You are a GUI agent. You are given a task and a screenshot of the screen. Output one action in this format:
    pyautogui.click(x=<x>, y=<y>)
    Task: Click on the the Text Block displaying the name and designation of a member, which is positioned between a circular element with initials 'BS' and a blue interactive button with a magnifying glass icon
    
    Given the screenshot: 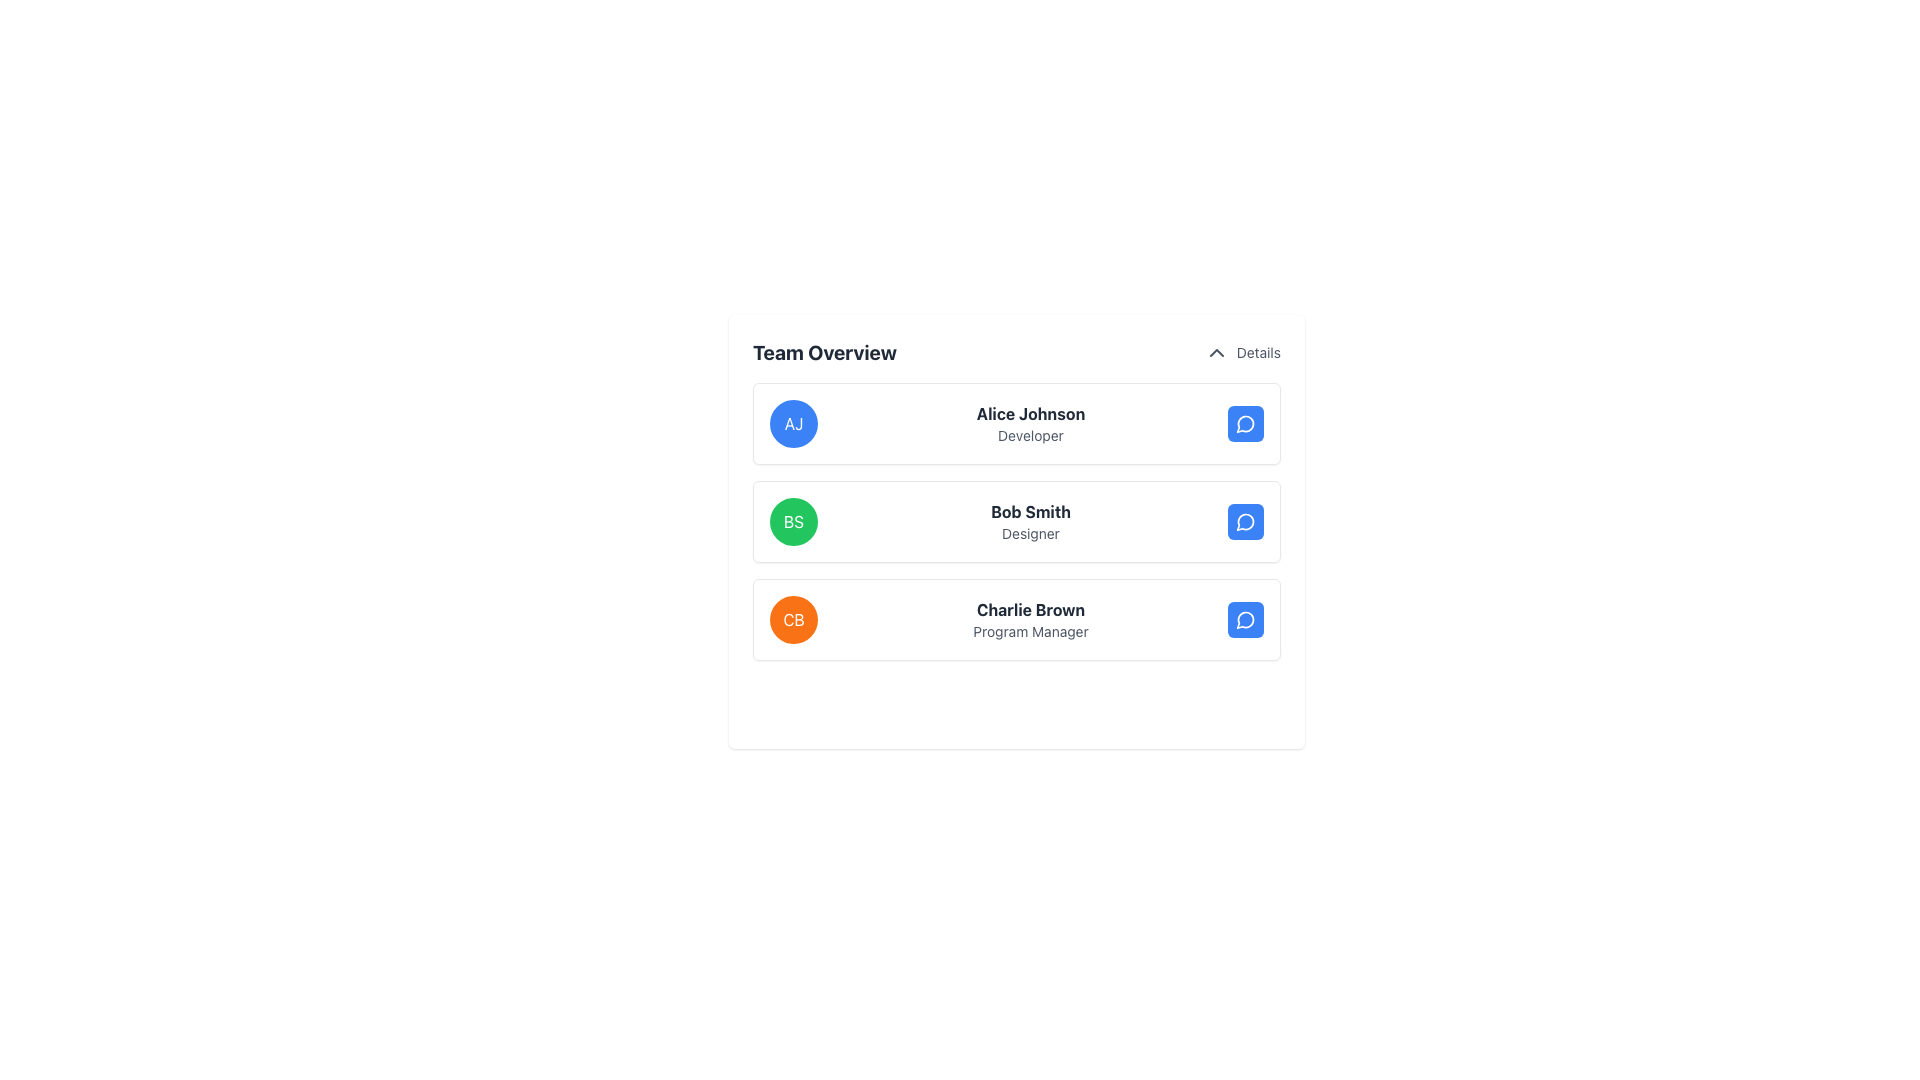 What is the action you would take?
    pyautogui.click(x=1031, y=520)
    